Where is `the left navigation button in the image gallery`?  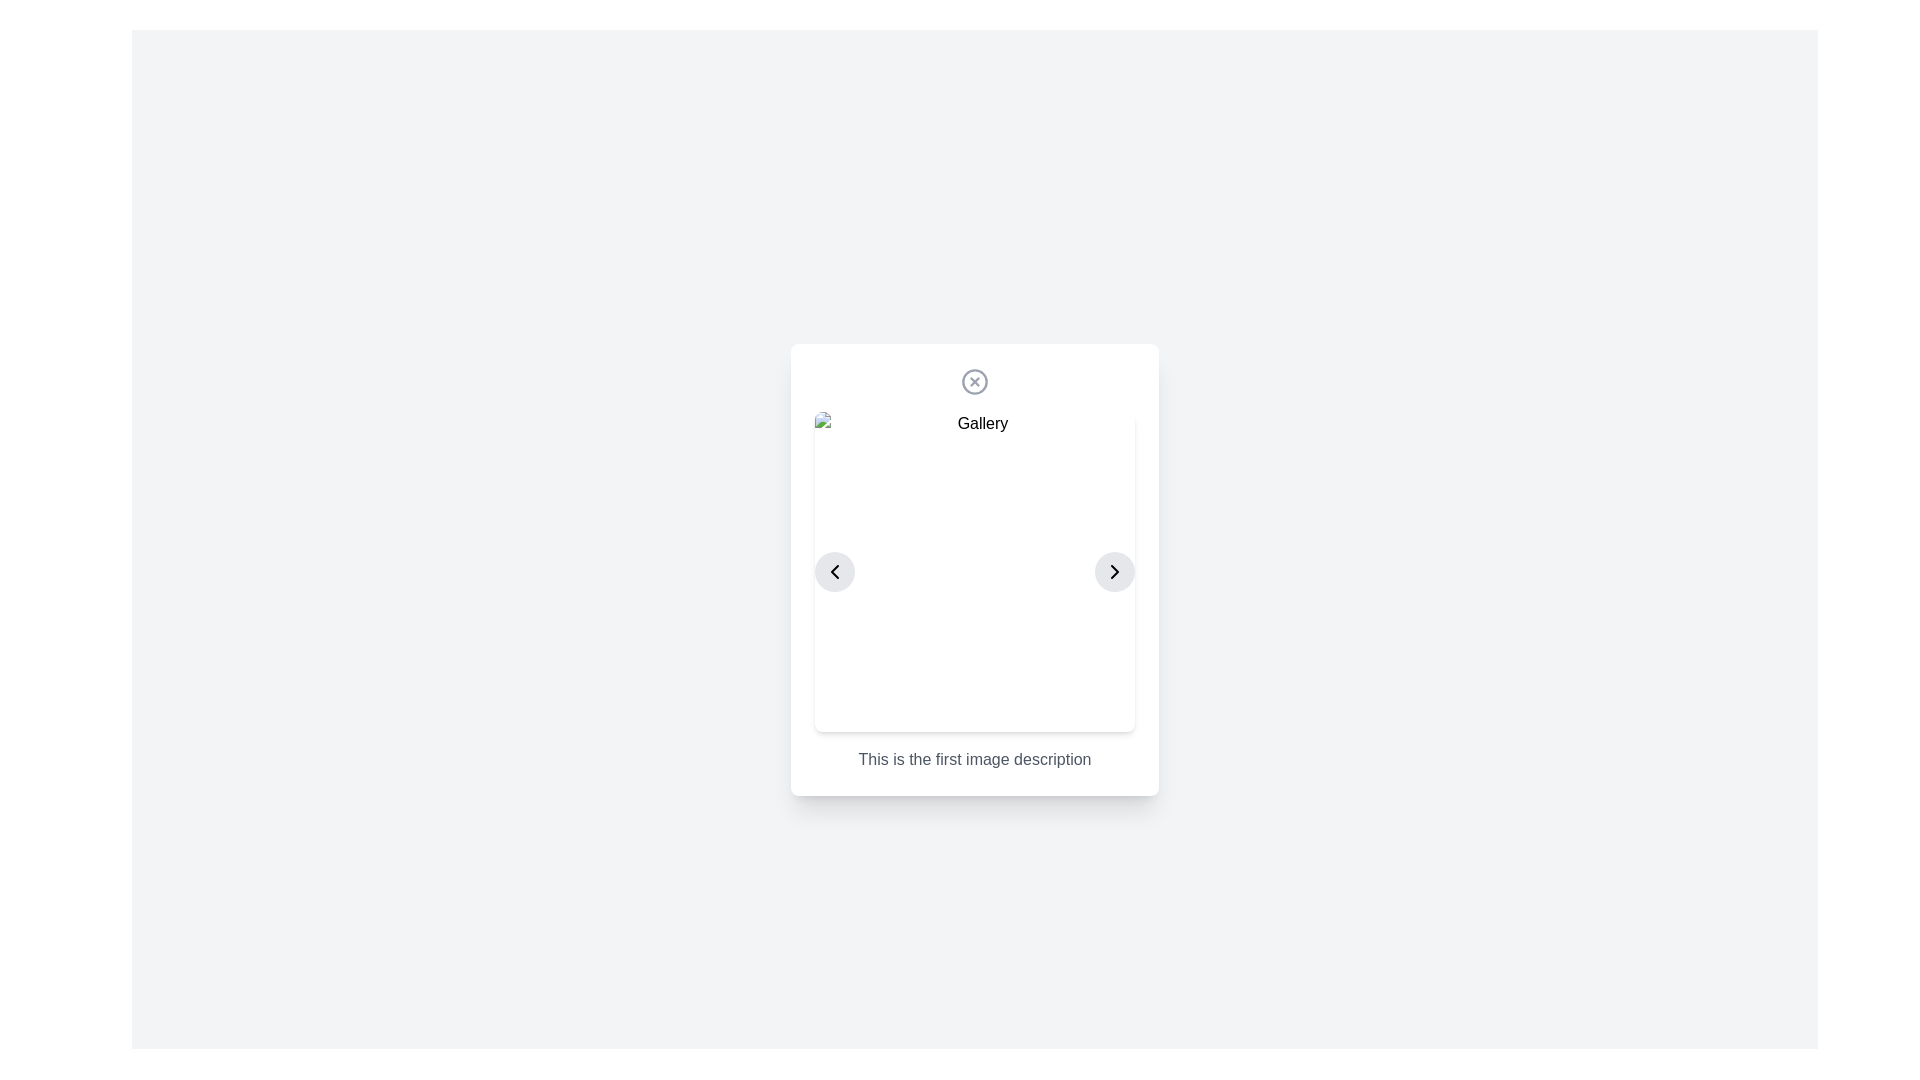
the left navigation button in the image gallery is located at coordinates (835, 571).